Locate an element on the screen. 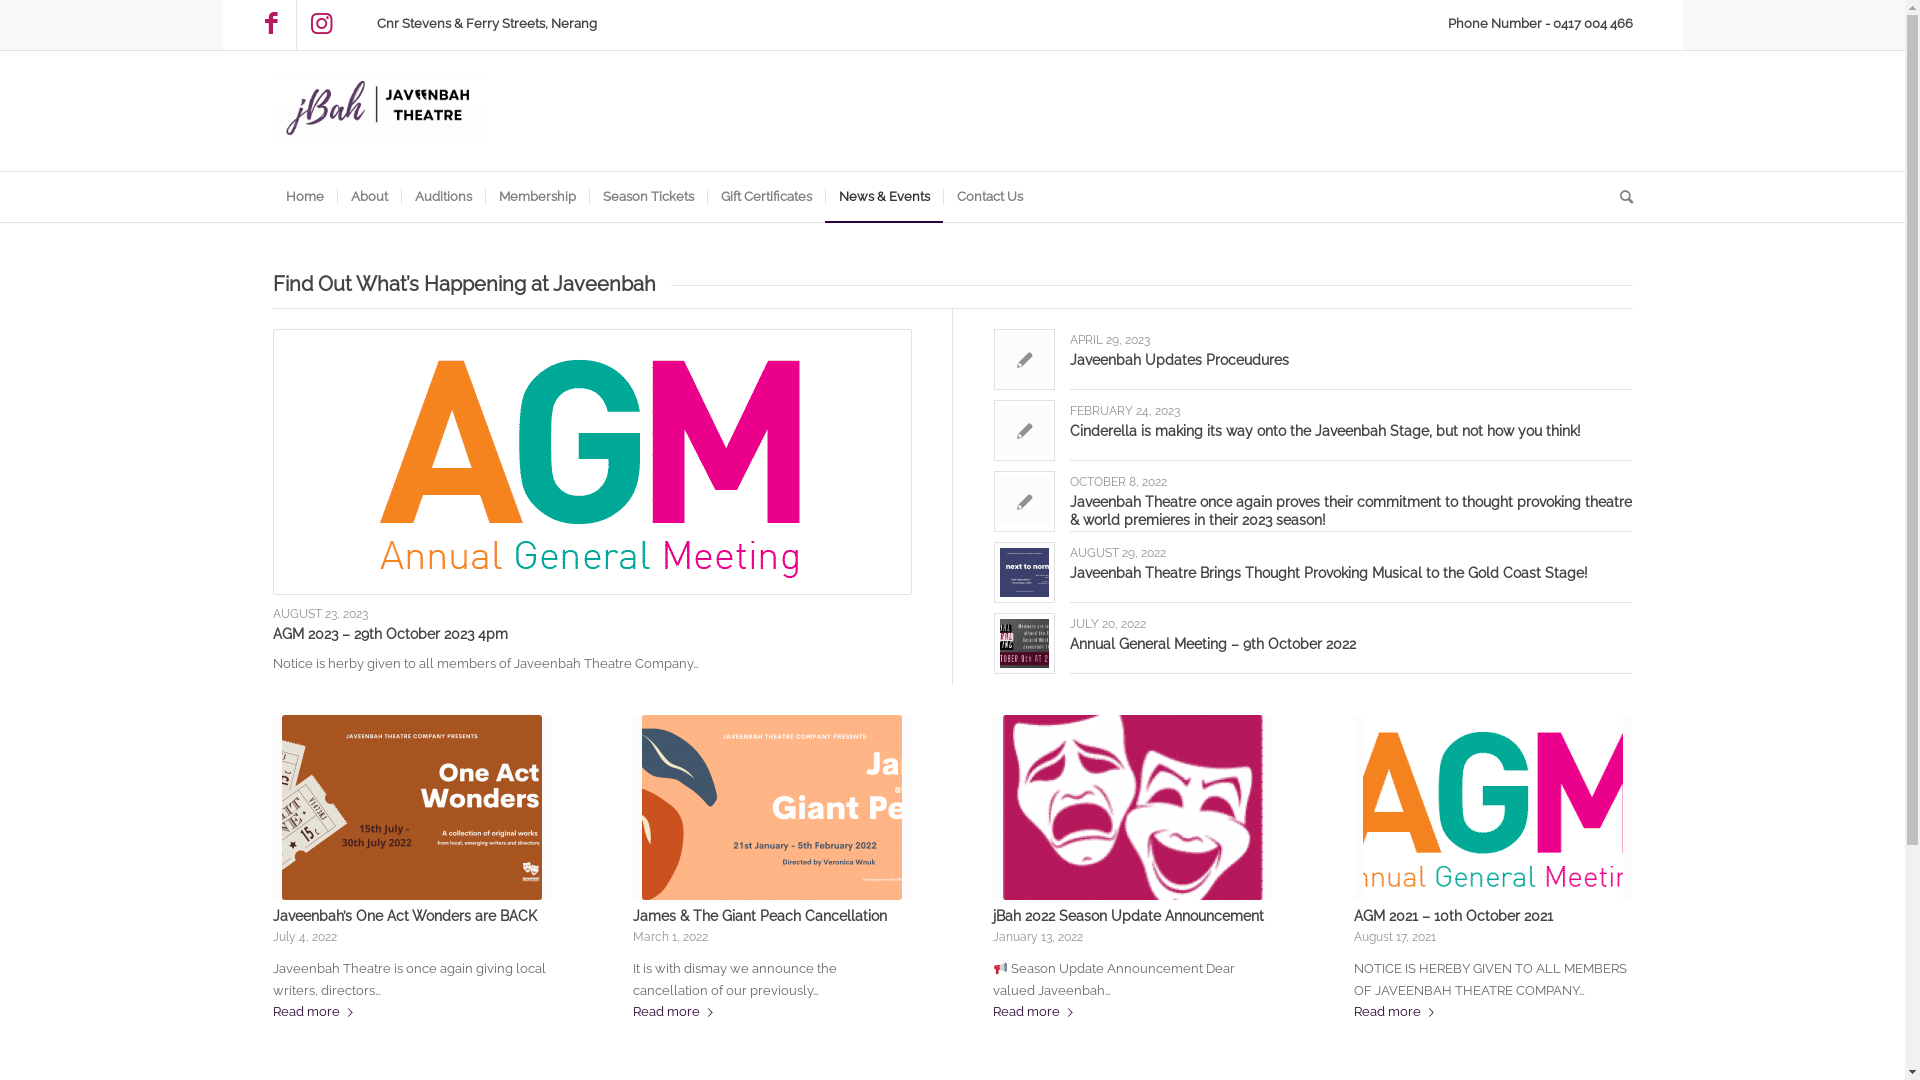 Image resolution: width=1920 pixels, height=1080 pixels. 'Cnr Stevens & Ferry Streets, Nerang' is located at coordinates (485, 22).